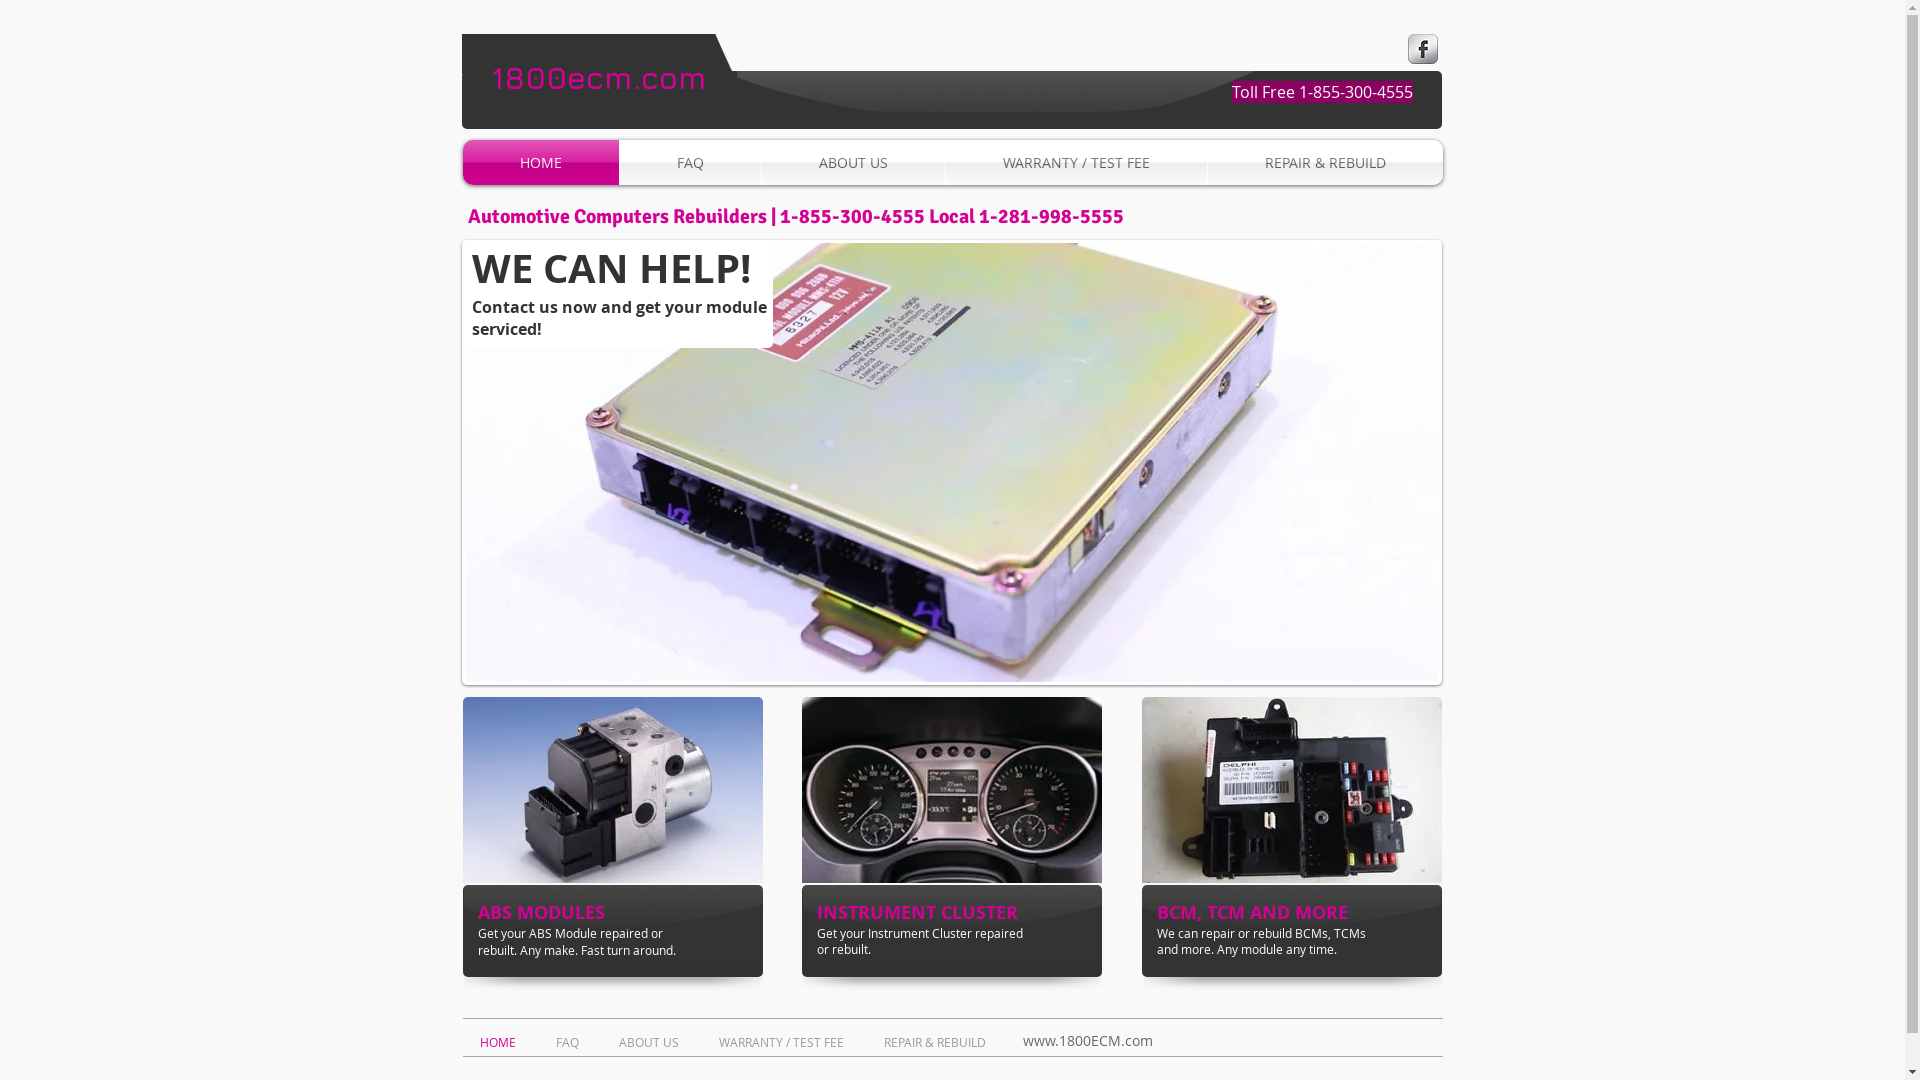 This screenshot has width=1920, height=1080. What do you see at coordinates (570, 1039) in the screenshot?
I see `'FAQ'` at bounding box center [570, 1039].